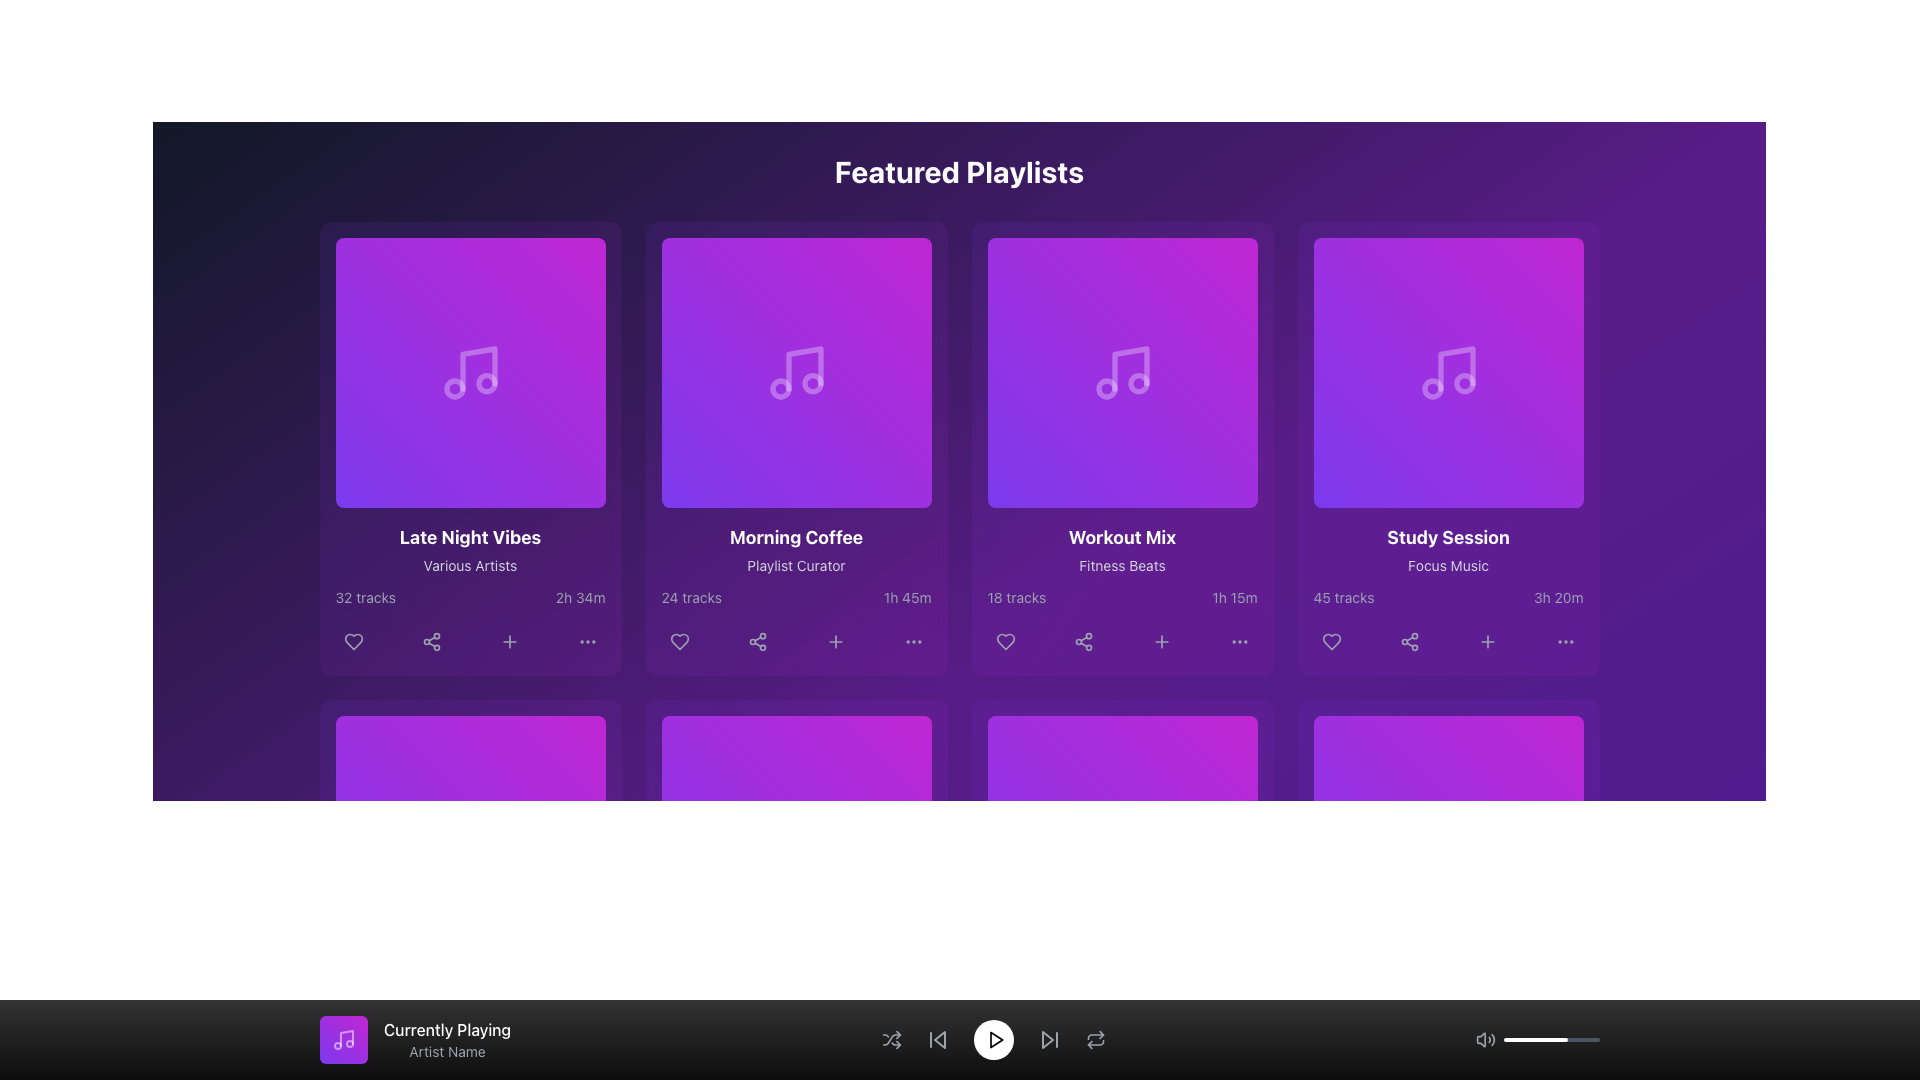  What do you see at coordinates (430, 641) in the screenshot?
I see `the 'Share' icon button represented by interconnected circles and lines located in the control area of the 'Late Night Vibes' playlist card to share the playlist` at bounding box center [430, 641].